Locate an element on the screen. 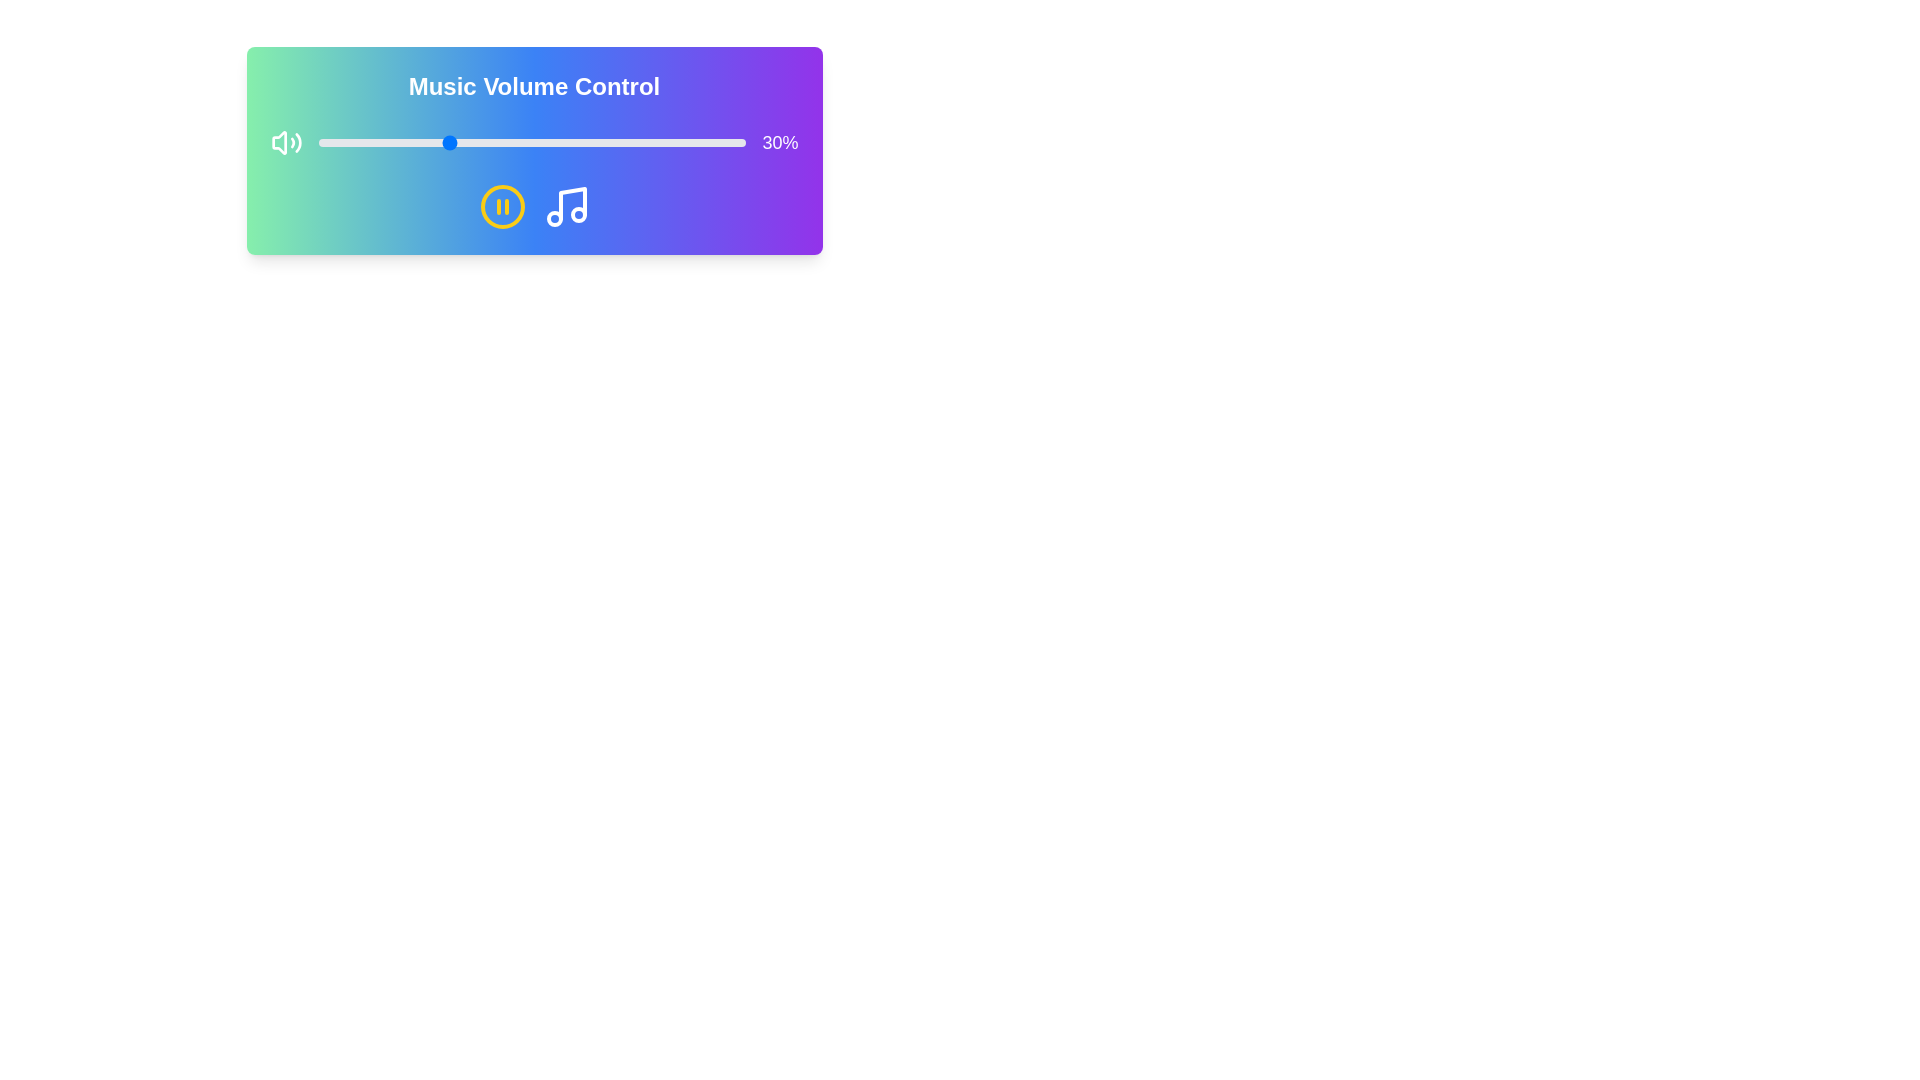 This screenshot has height=1080, width=1920. the volume is located at coordinates (377, 141).